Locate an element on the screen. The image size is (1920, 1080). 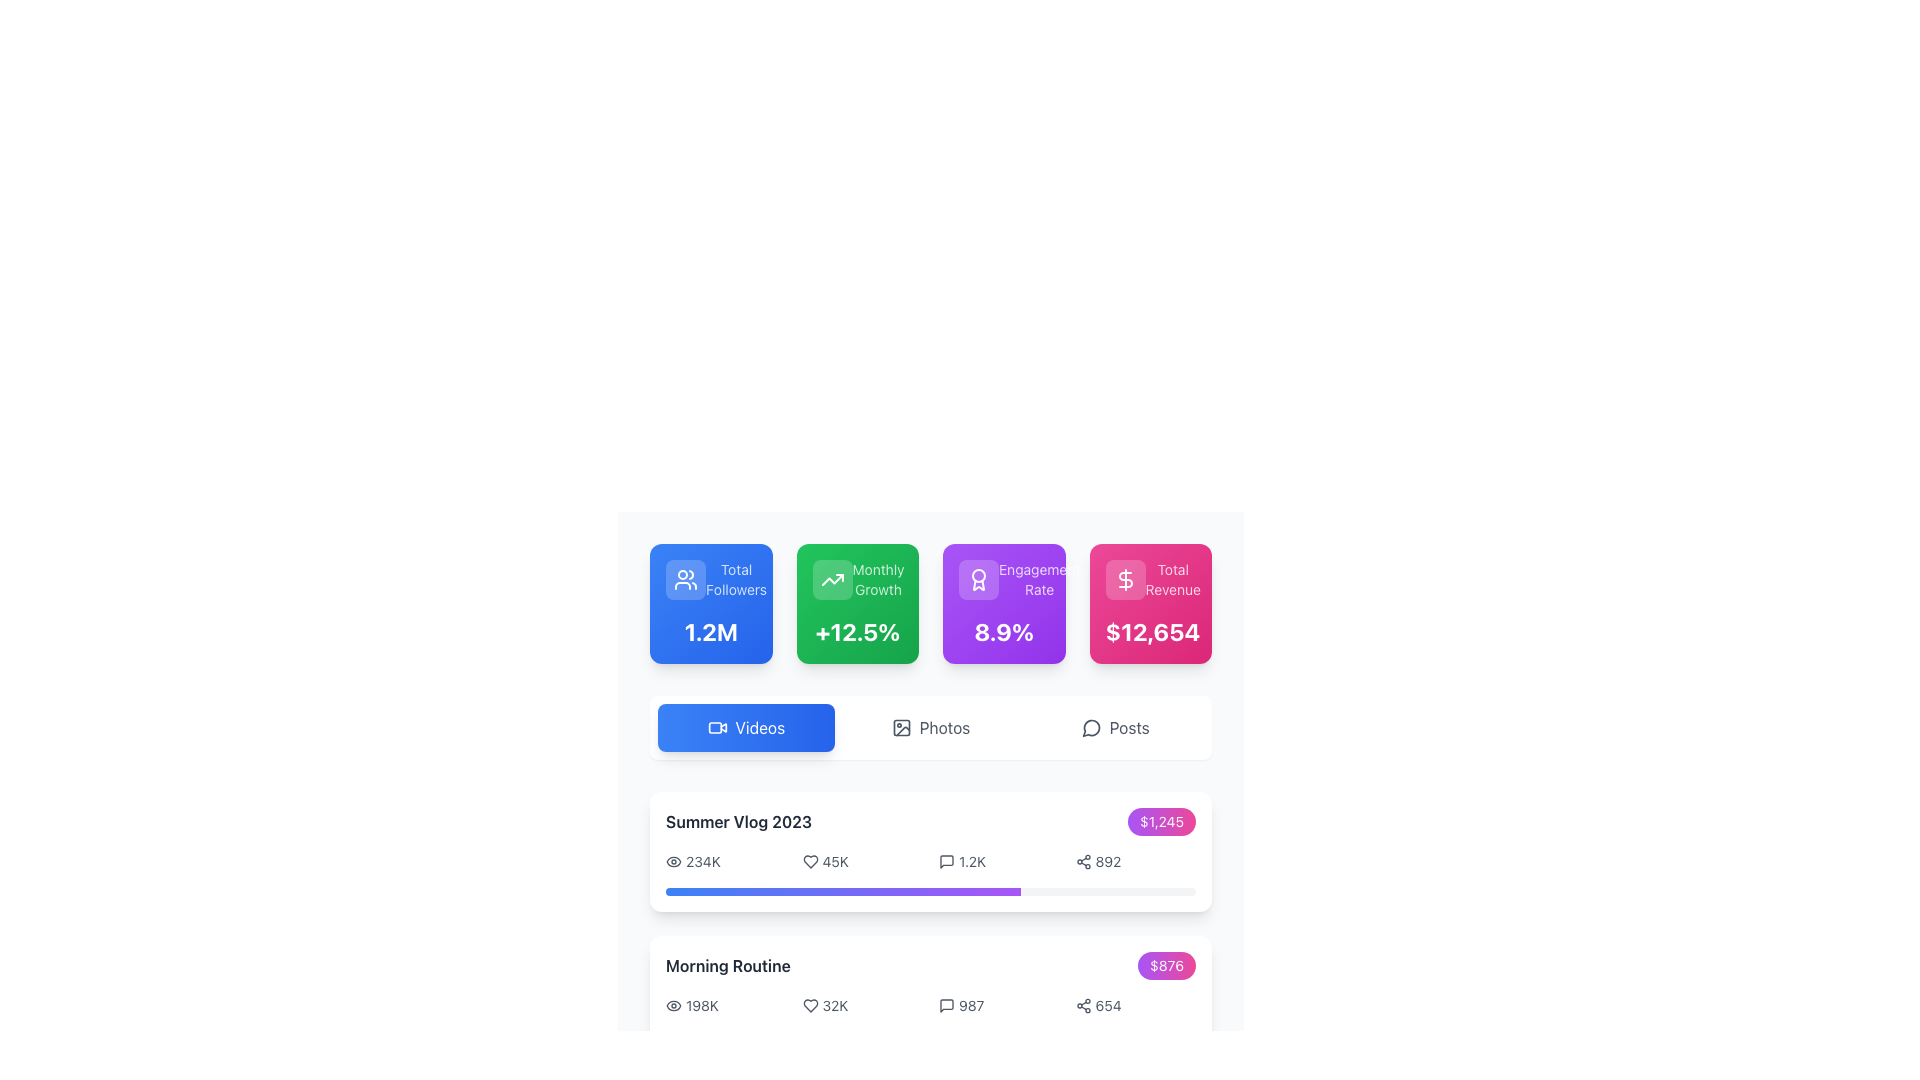
the Informational card displaying 'Total Revenue' with a pink gradient background located in the top-right corner of the grid is located at coordinates (1150, 603).